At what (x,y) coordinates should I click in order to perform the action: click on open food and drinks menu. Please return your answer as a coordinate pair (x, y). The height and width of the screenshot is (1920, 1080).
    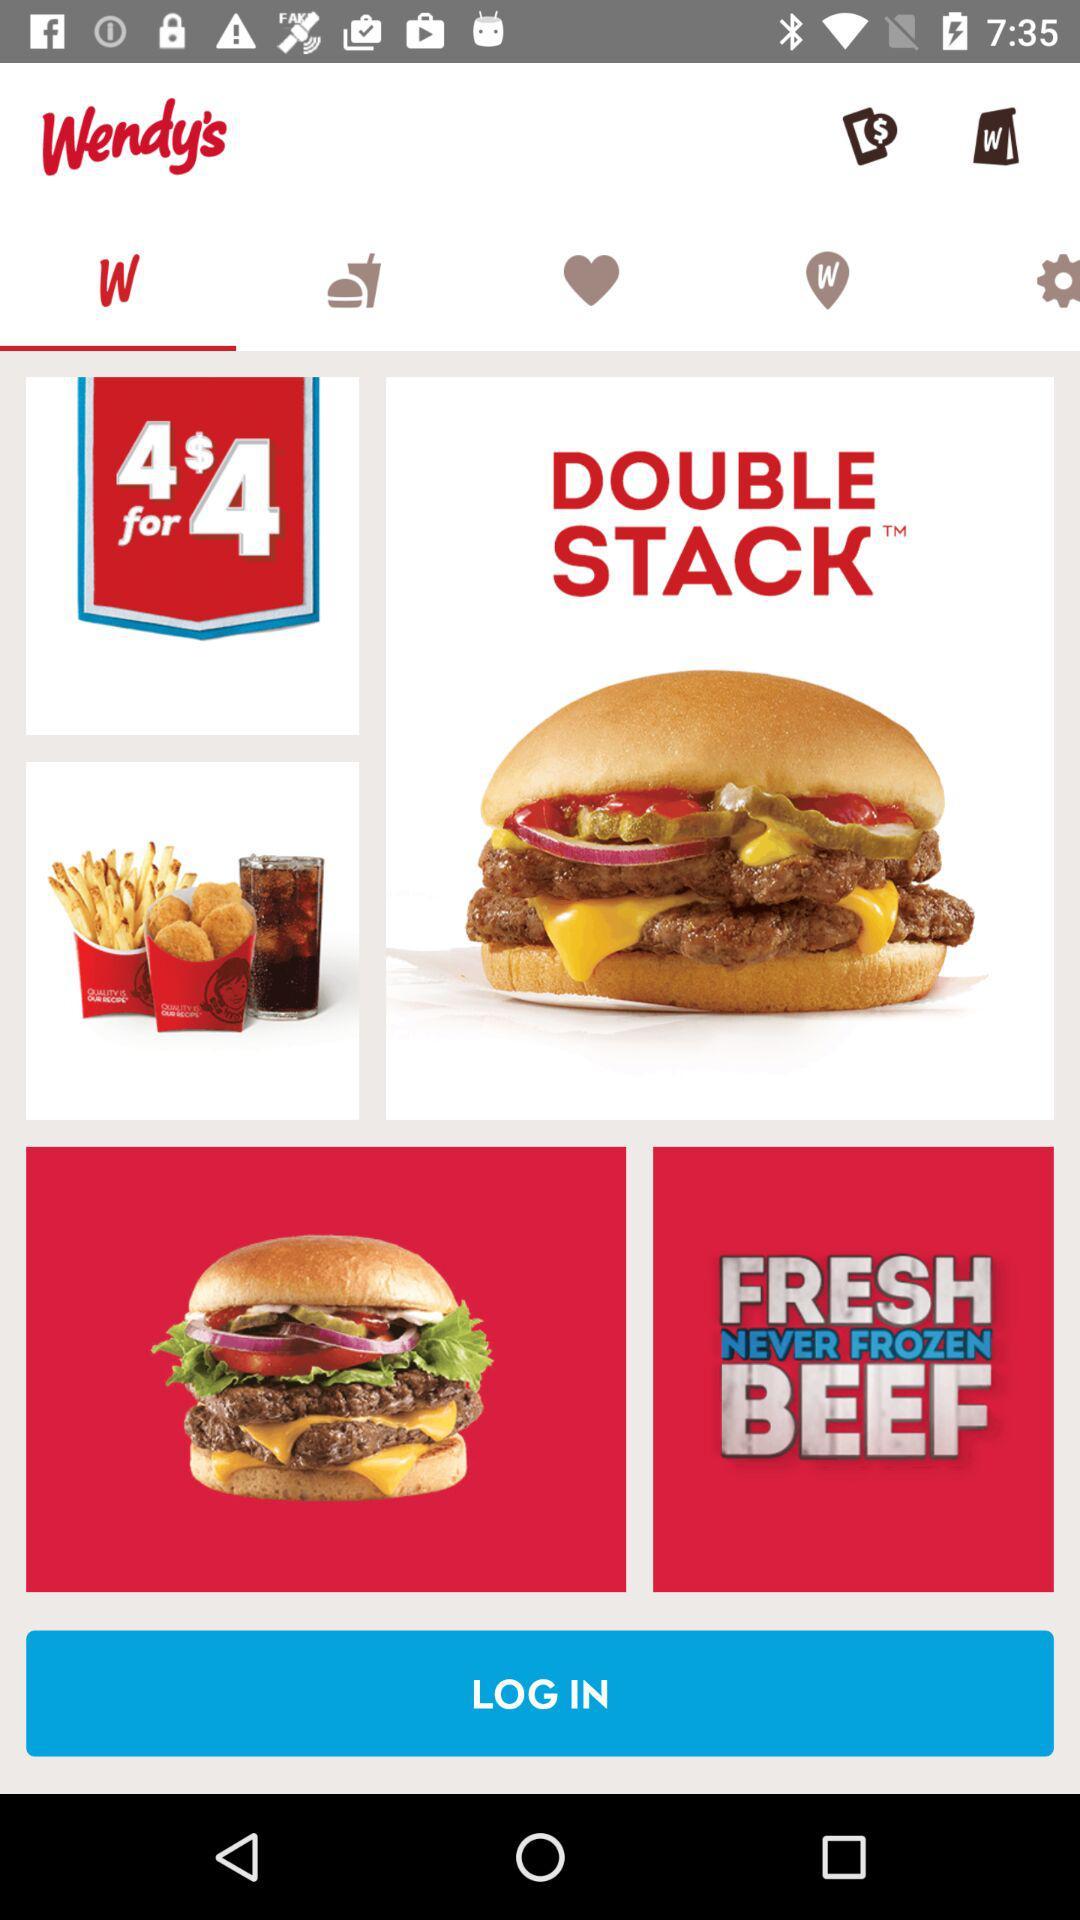
    Looking at the image, I should click on (353, 279).